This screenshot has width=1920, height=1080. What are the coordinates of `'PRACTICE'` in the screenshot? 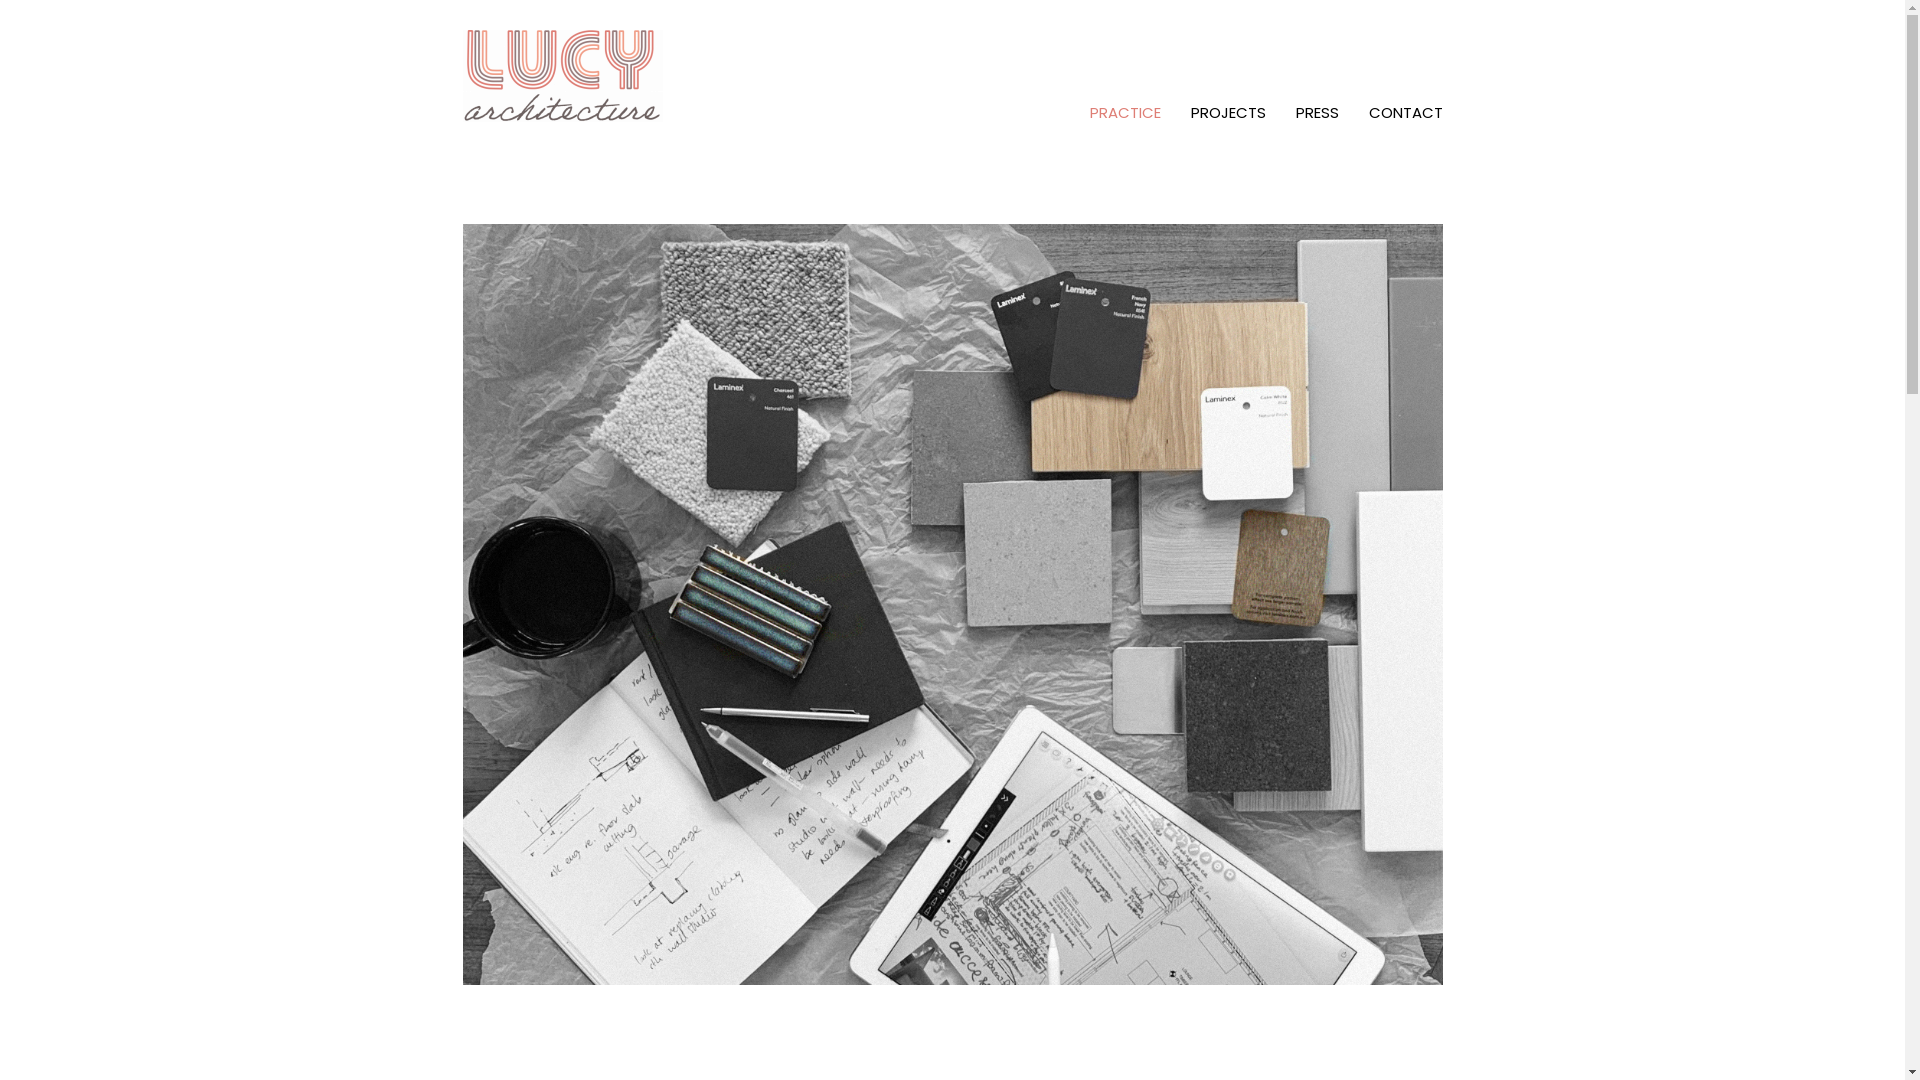 It's located at (1124, 114).